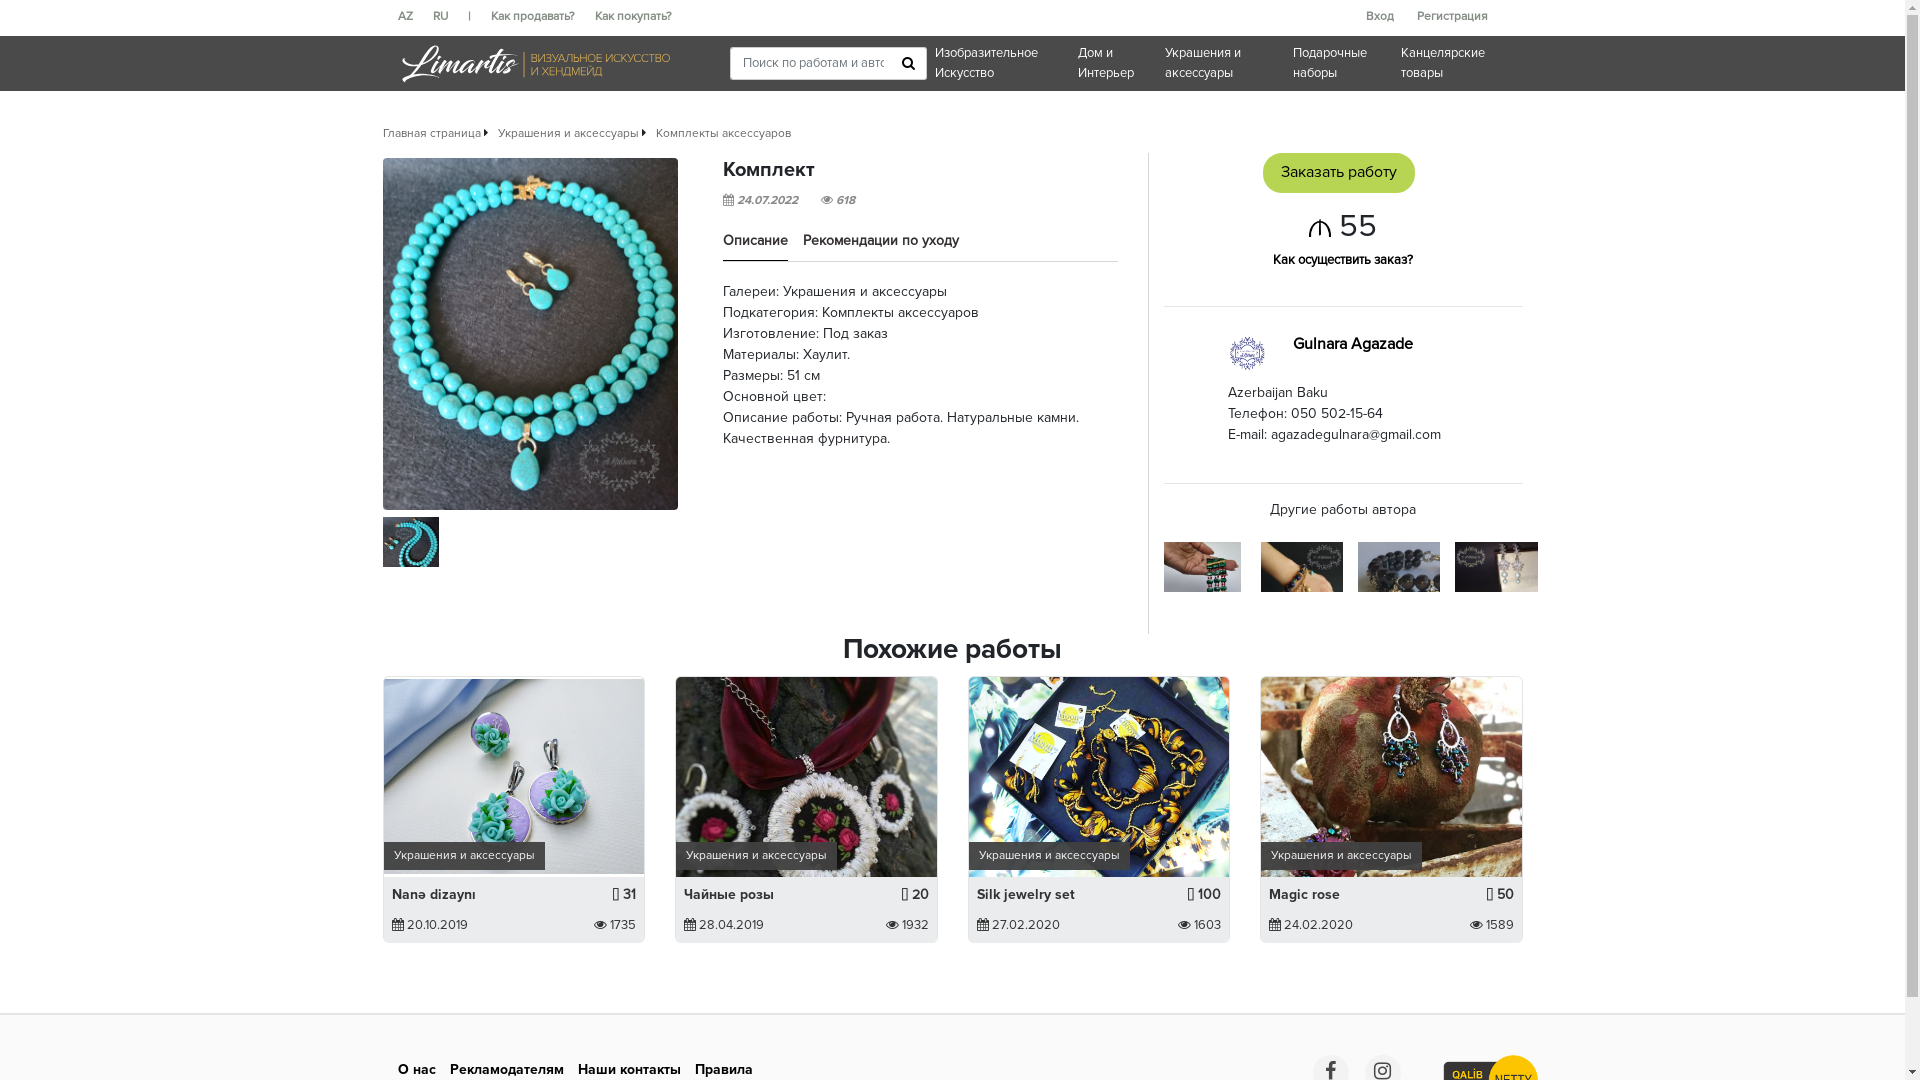 Image resolution: width=1920 pixels, height=1080 pixels. Describe the element at coordinates (448, 16) in the screenshot. I see `'RU'` at that location.